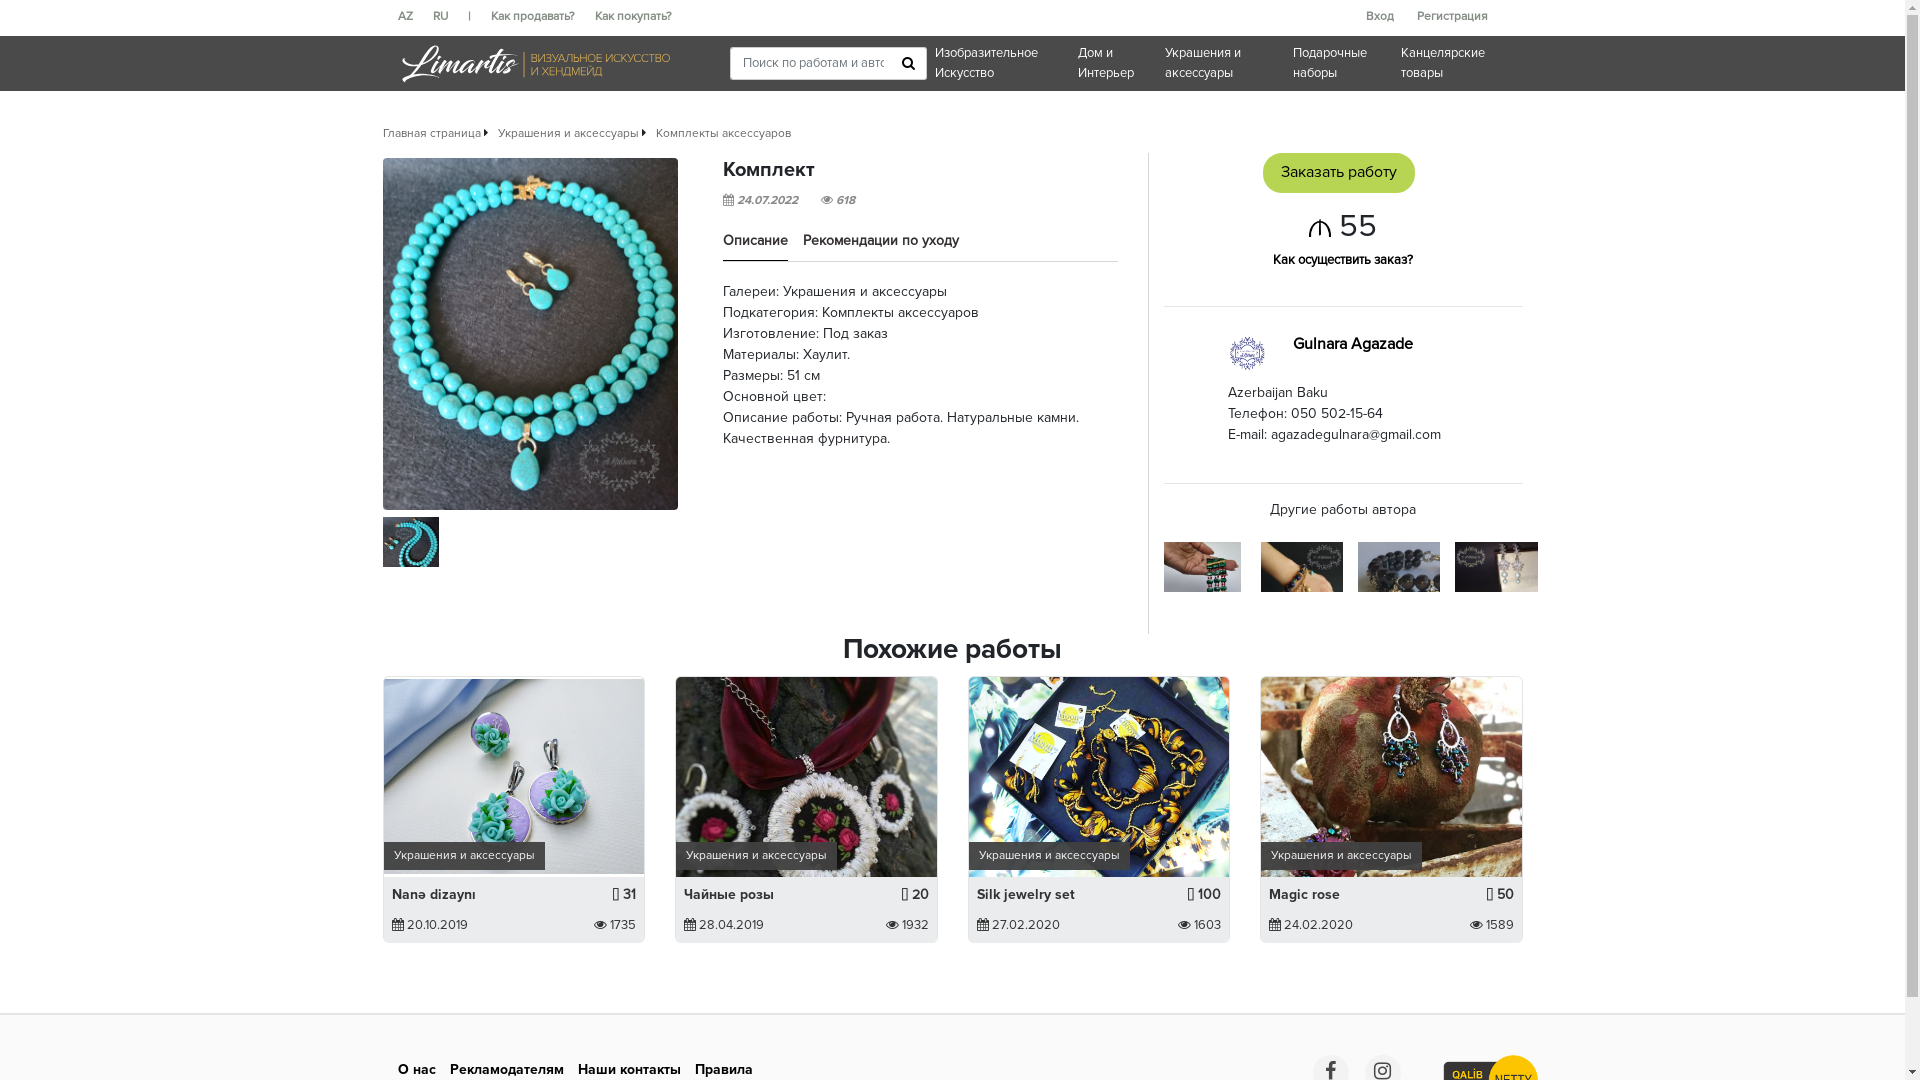 Image resolution: width=1920 pixels, height=1080 pixels. Describe the element at coordinates (448, 16) in the screenshot. I see `'RU'` at that location.